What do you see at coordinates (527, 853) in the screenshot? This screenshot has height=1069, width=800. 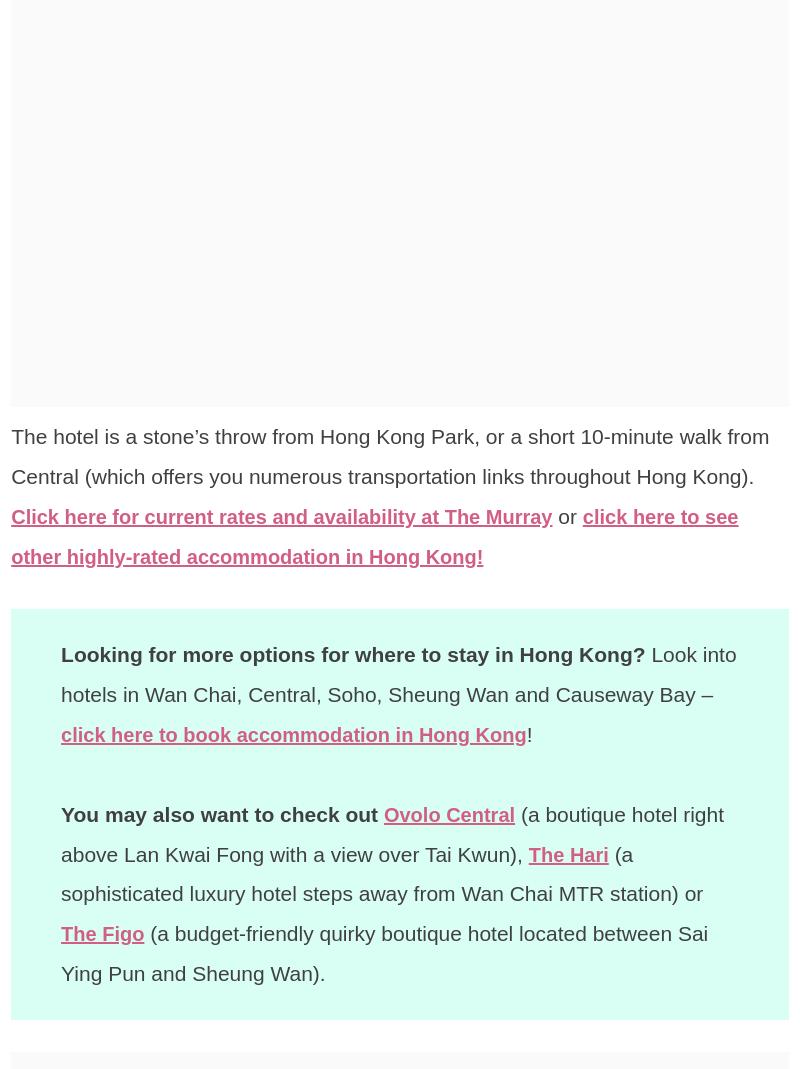 I see `'The Hari'` at bounding box center [527, 853].